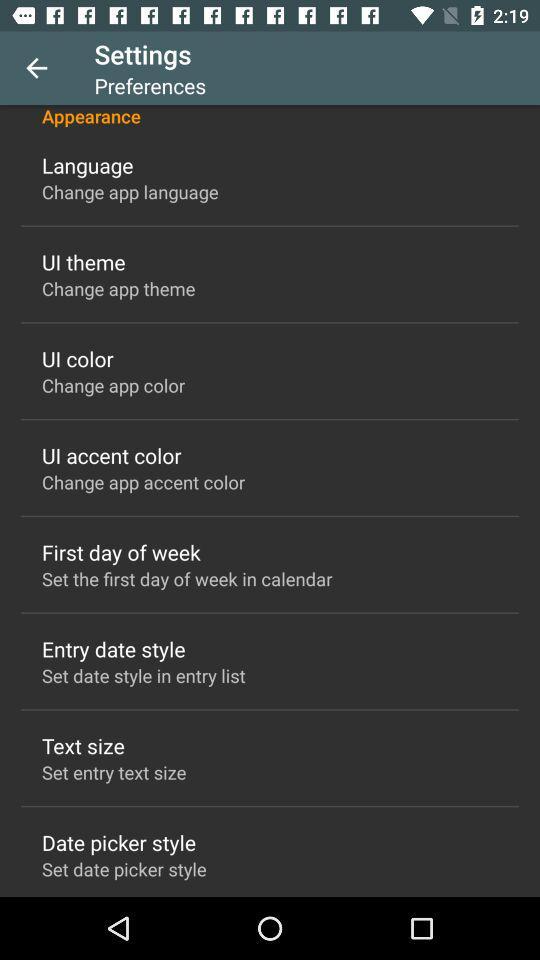 The image size is (540, 960). Describe the element at coordinates (36, 68) in the screenshot. I see `icon above appearance item` at that location.